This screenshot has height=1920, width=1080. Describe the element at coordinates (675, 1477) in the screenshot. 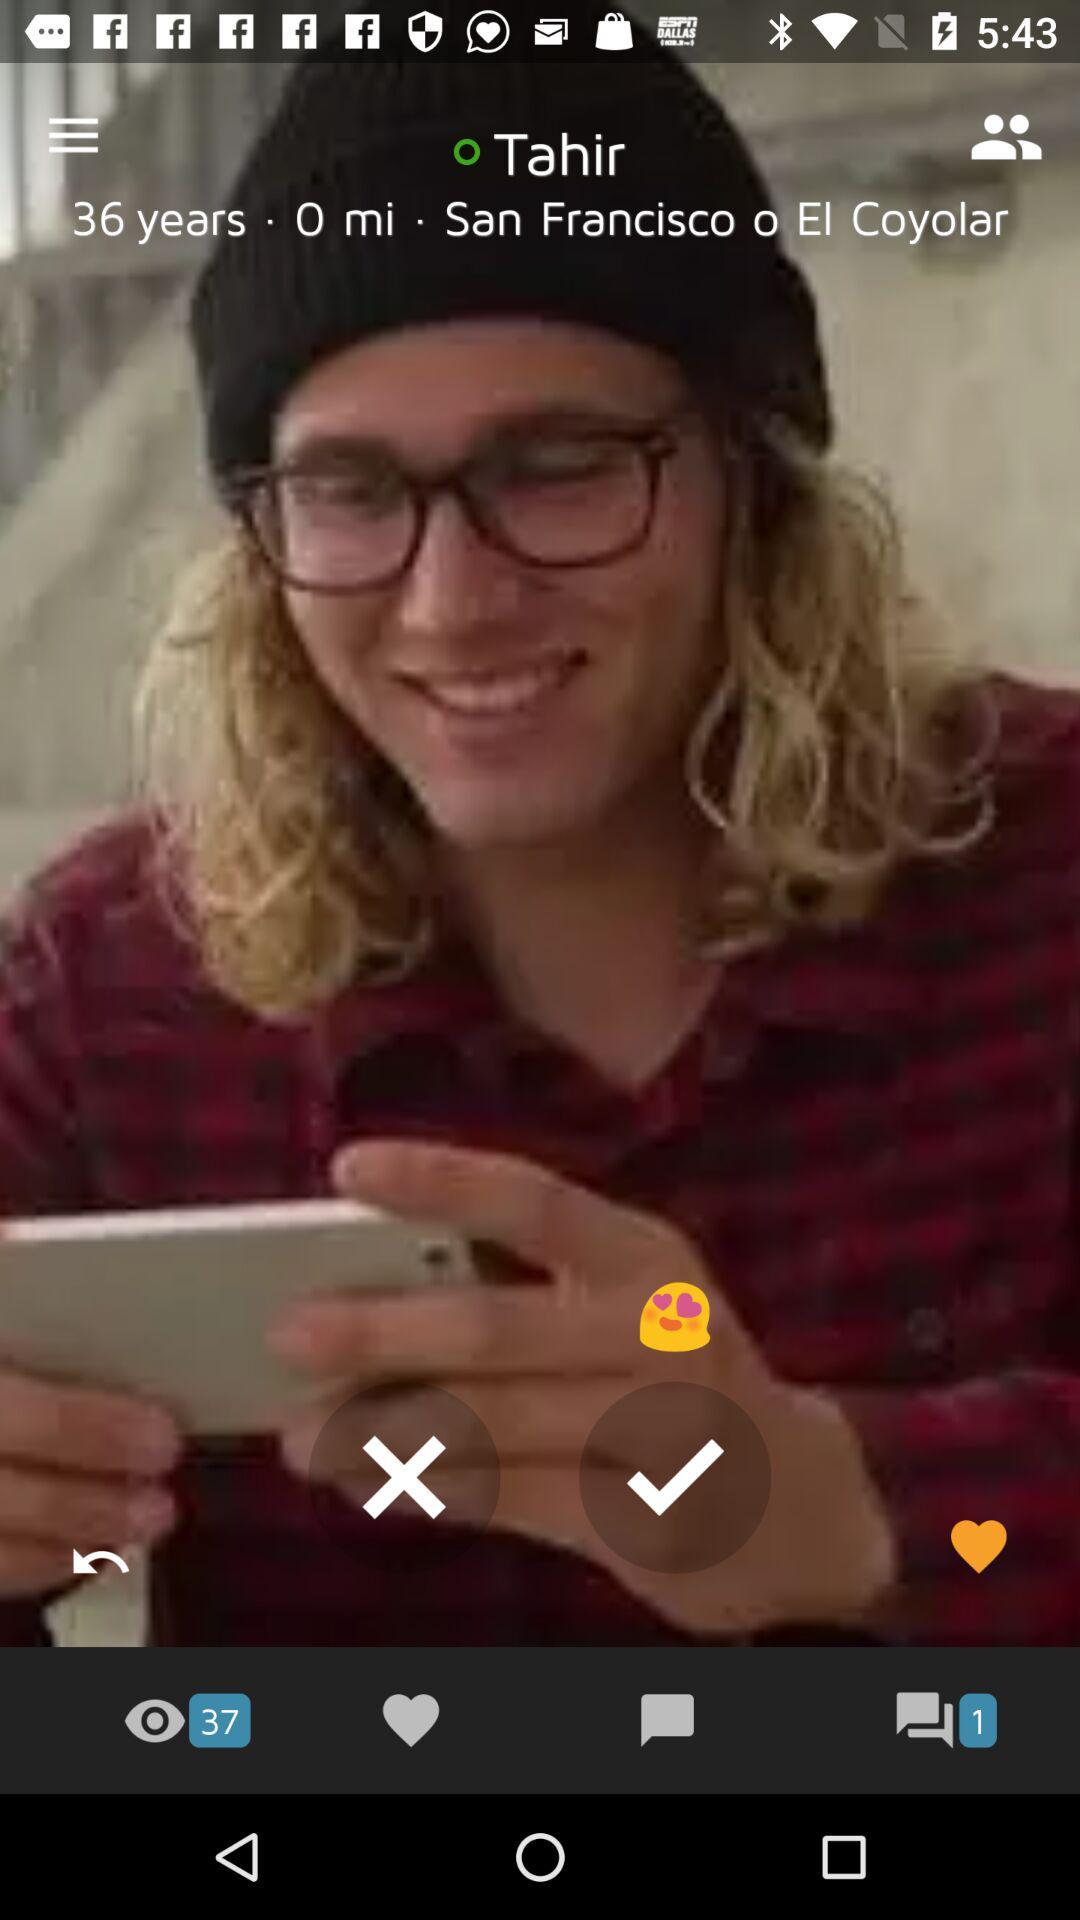

I see `the check icon` at that location.